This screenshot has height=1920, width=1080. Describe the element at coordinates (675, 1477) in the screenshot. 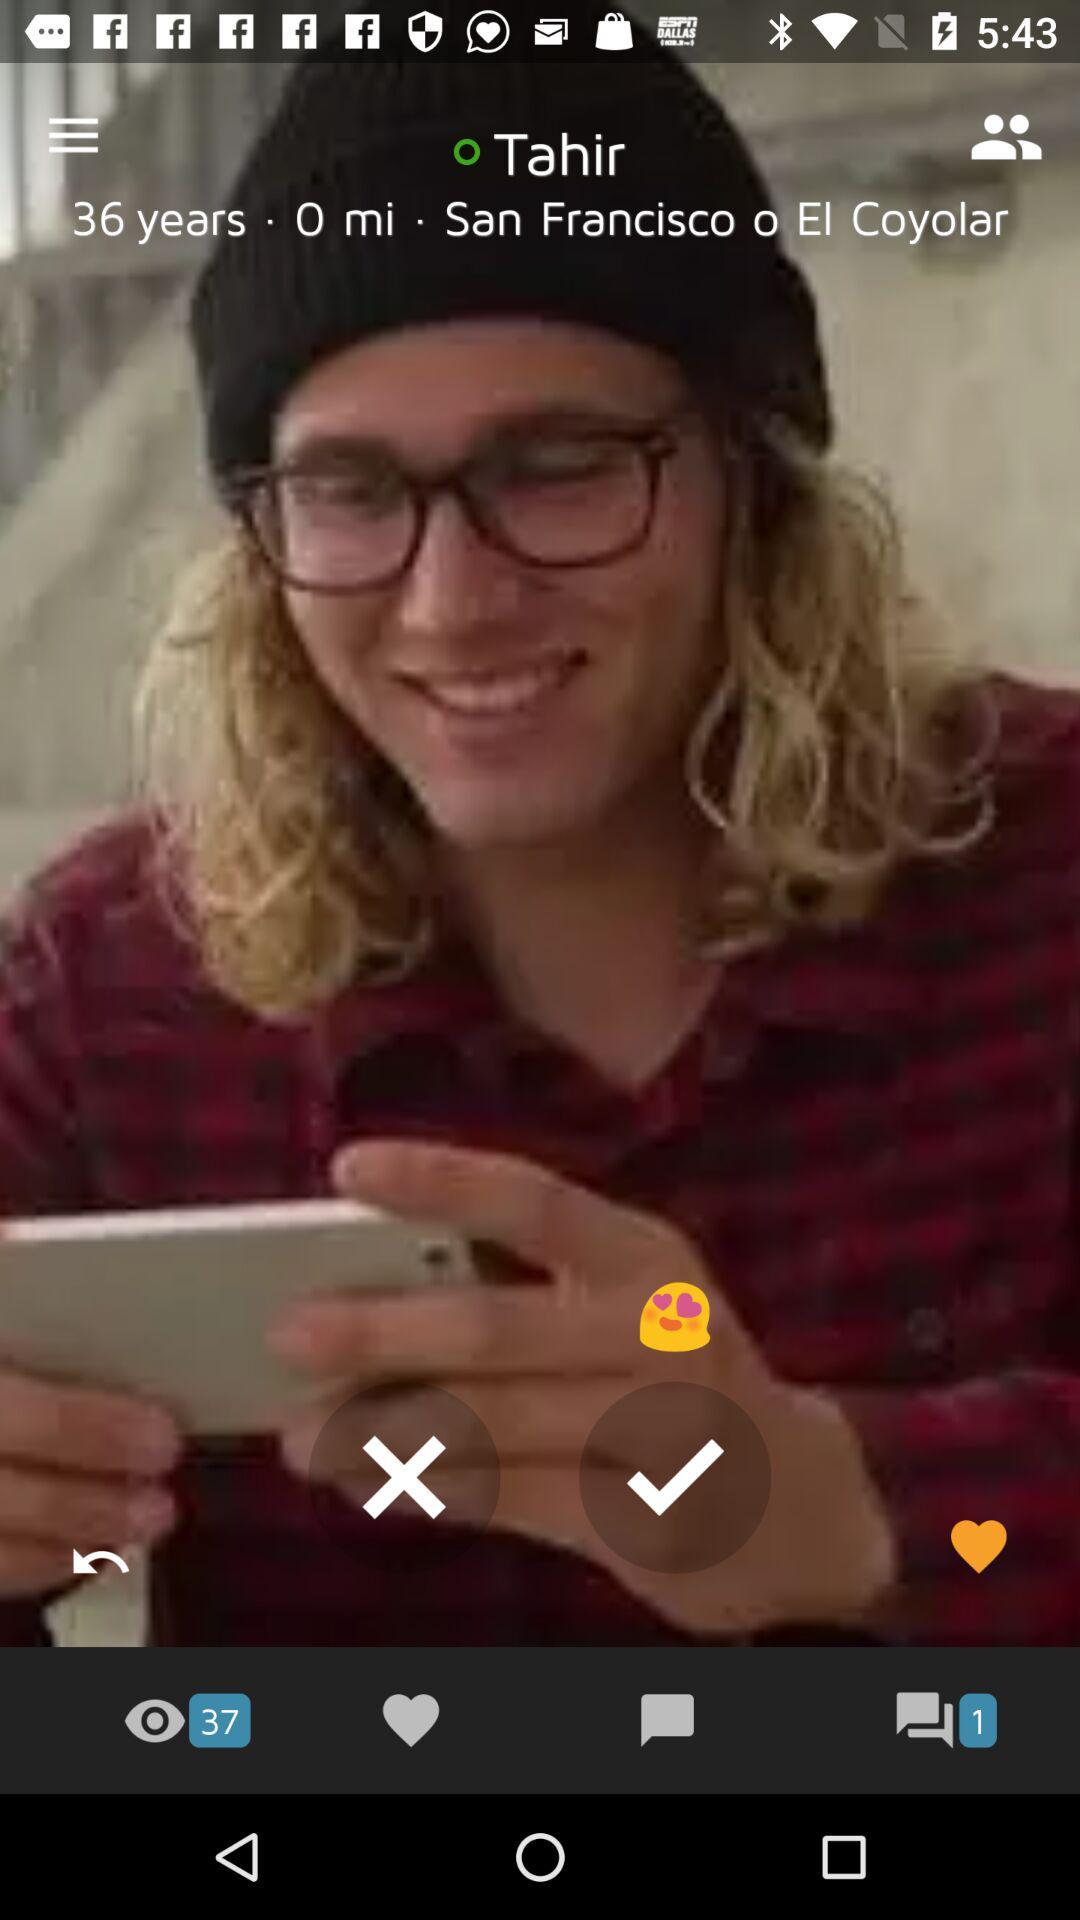

I see `the check icon` at that location.